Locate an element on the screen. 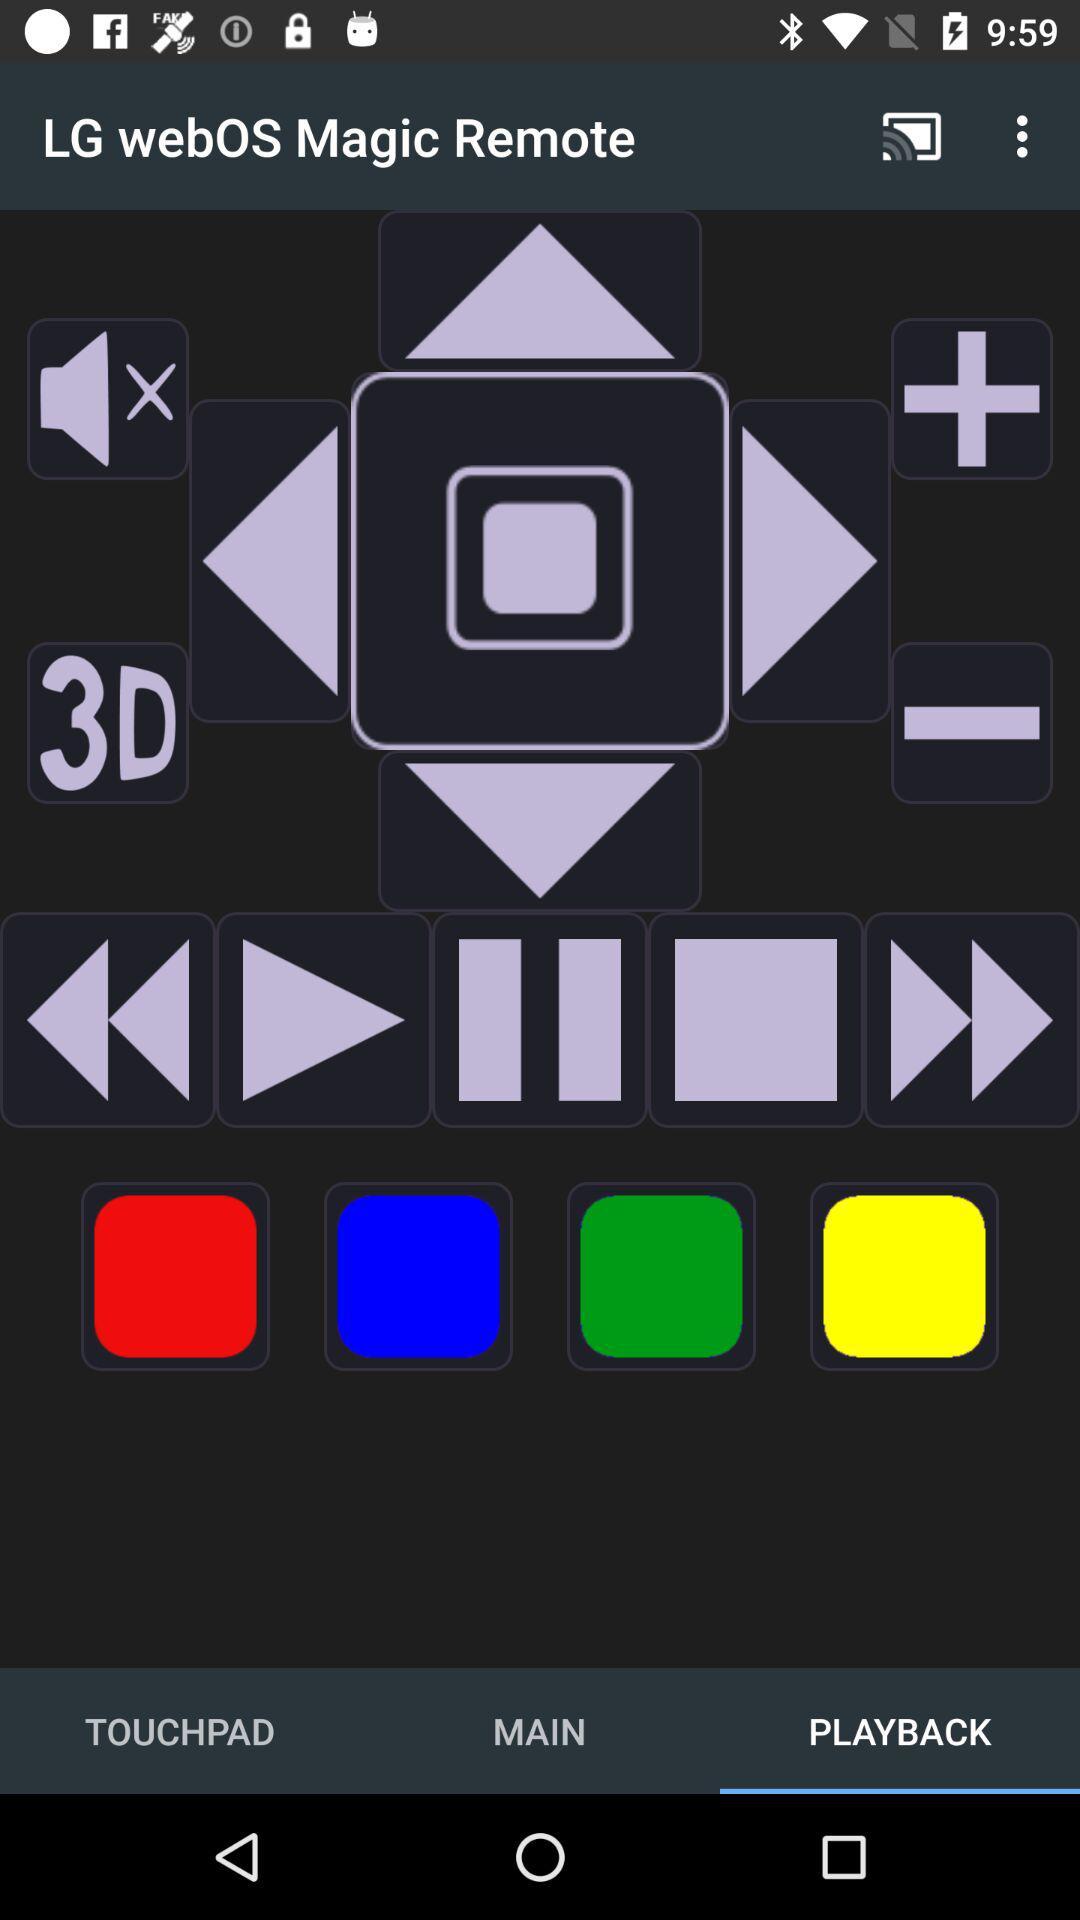 The width and height of the screenshot is (1080, 1920). the item below the lg webos magic item is located at coordinates (270, 560).